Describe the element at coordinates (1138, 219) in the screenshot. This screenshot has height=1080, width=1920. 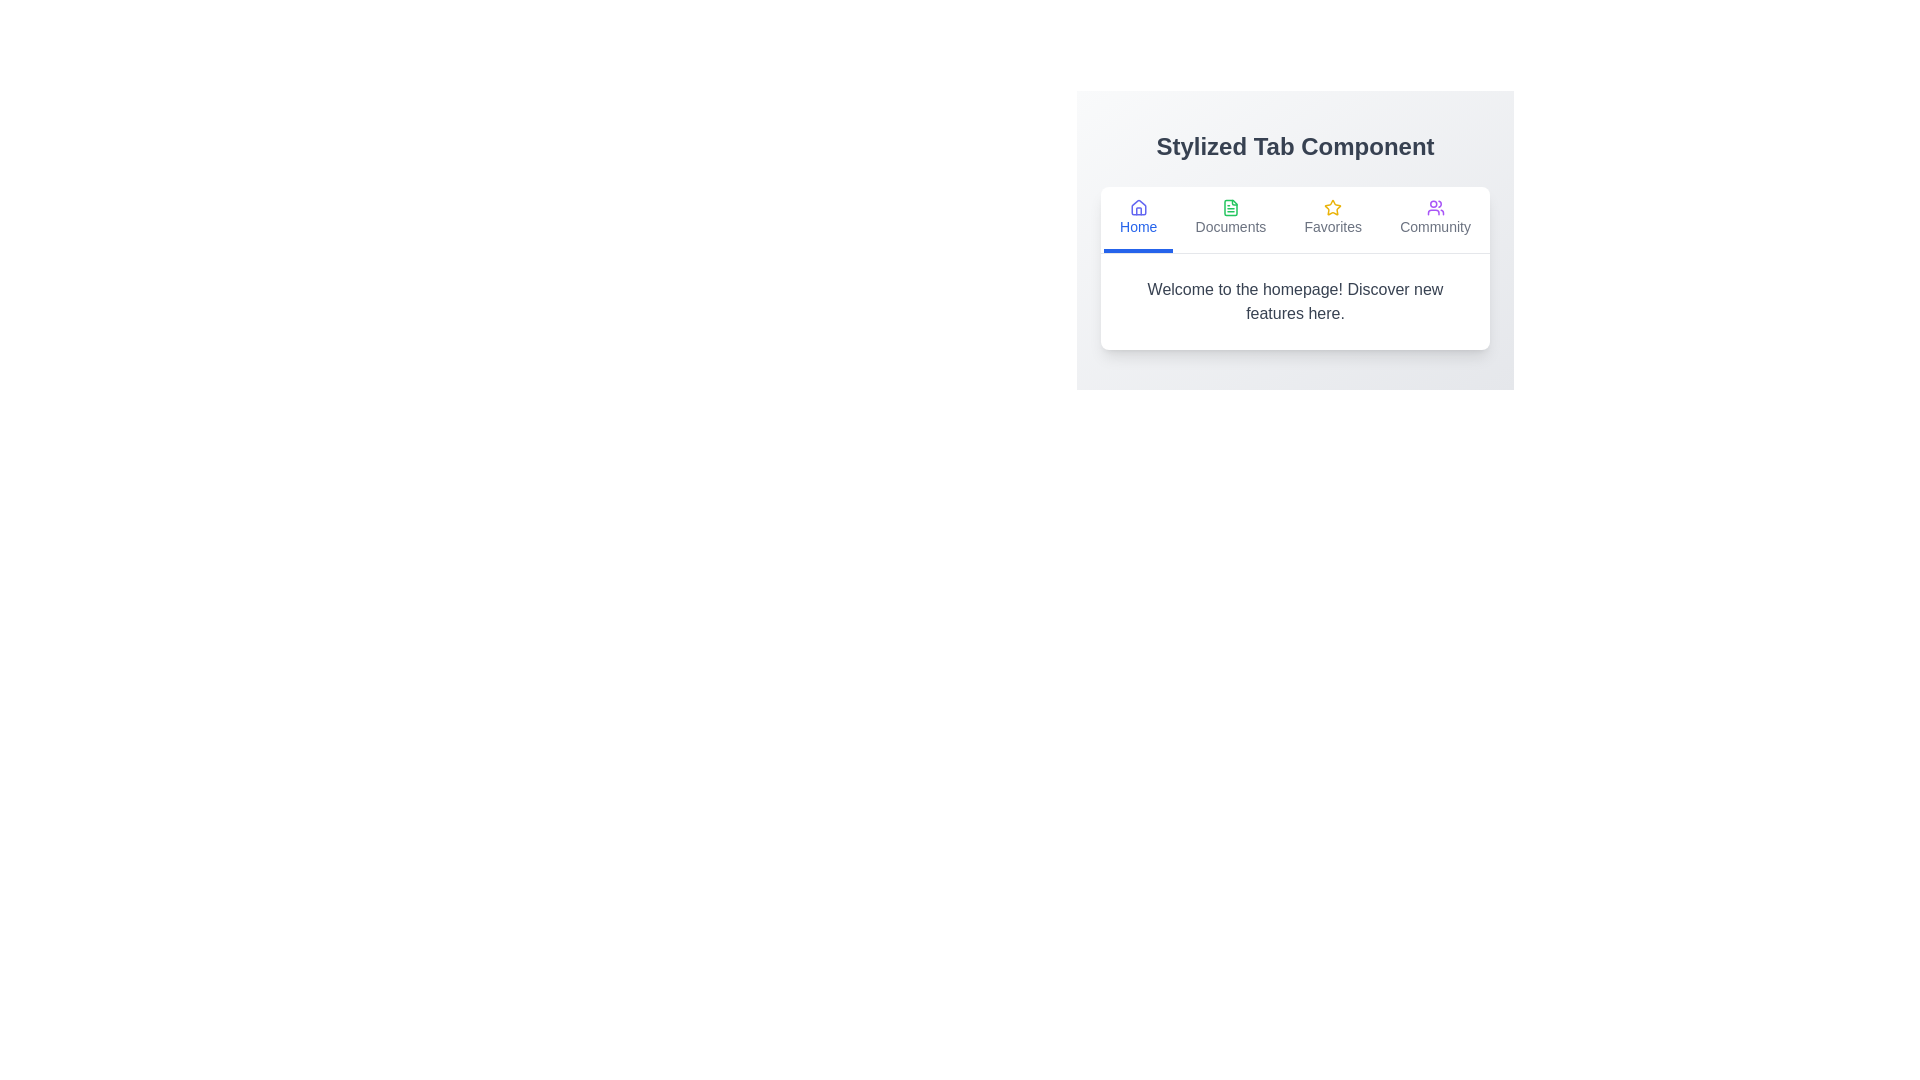
I see `the 'Home' tab item in the navigation bar, which features a house icon and is styled with a blue color scheme and a bold blue underline, indicating it is currently selected` at that location.